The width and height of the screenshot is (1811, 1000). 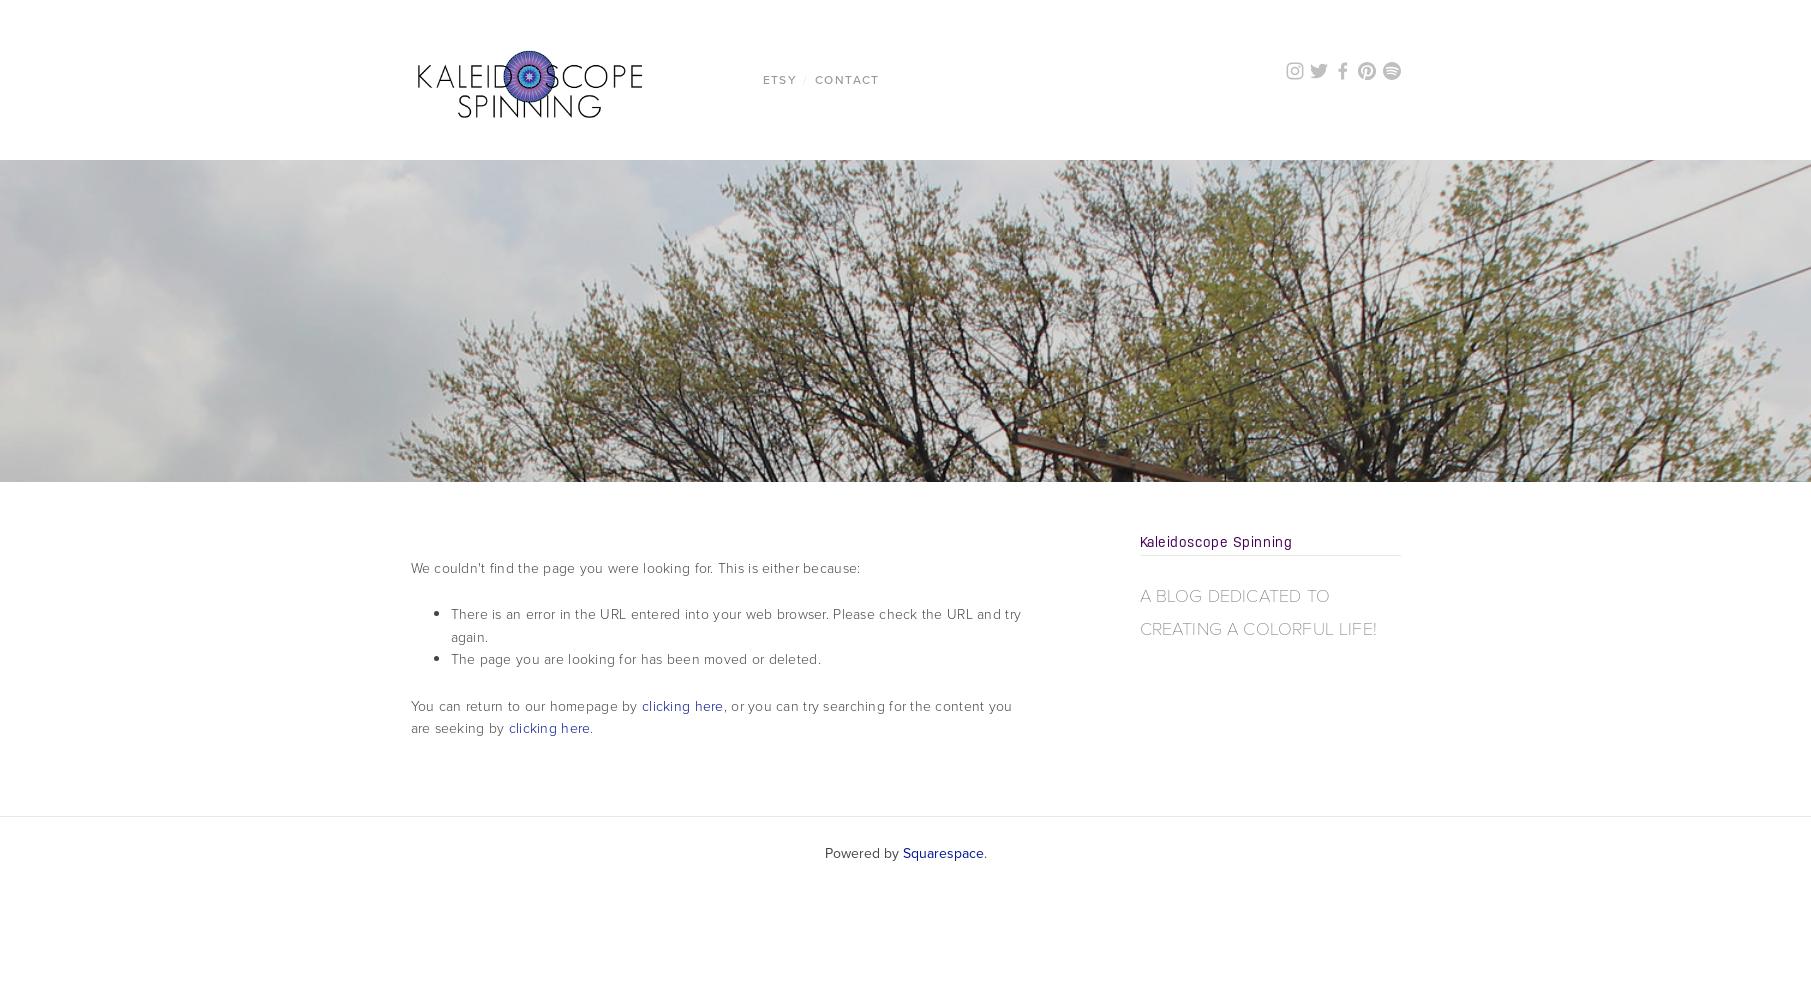 I want to click on 'A blog dedicated to creating a colorful life!', so click(x=1257, y=611).